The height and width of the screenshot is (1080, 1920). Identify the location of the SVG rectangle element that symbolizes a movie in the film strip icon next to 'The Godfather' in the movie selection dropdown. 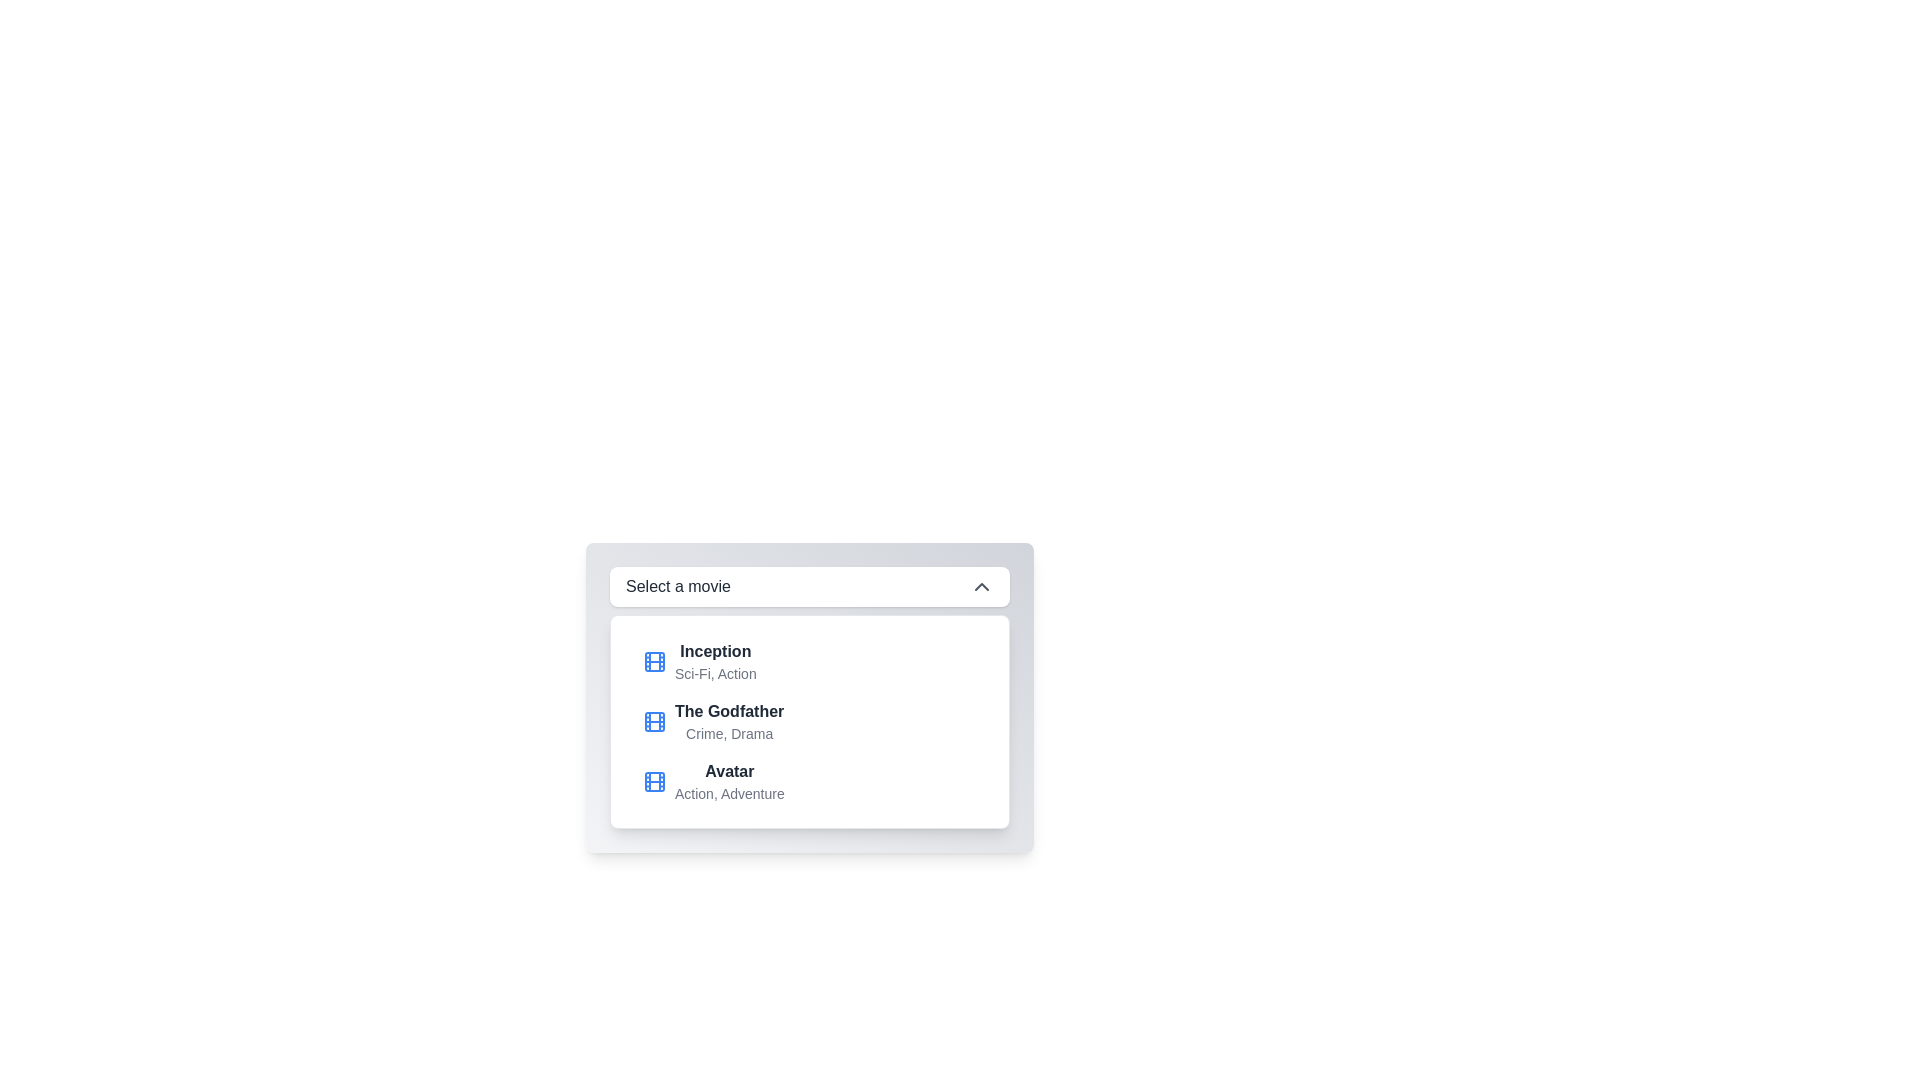
(654, 721).